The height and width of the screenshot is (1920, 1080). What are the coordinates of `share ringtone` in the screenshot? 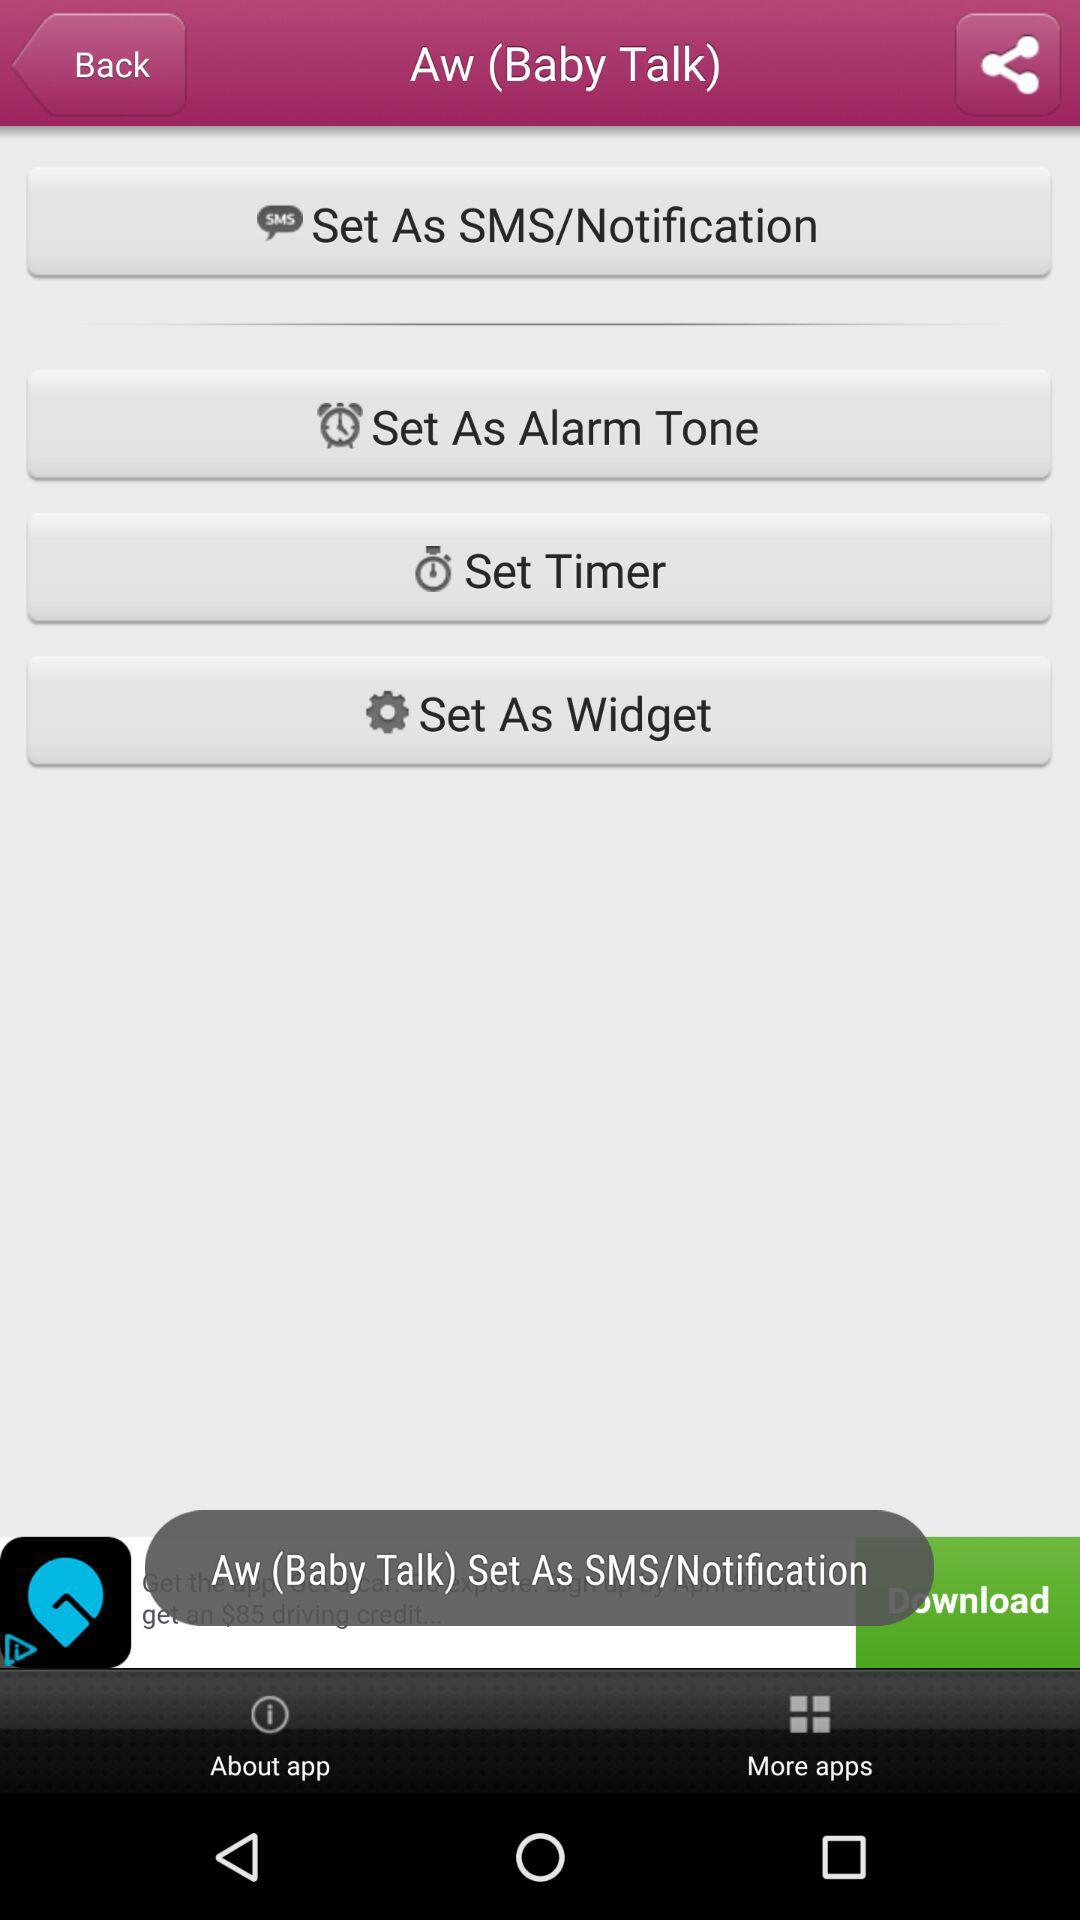 It's located at (1007, 66).